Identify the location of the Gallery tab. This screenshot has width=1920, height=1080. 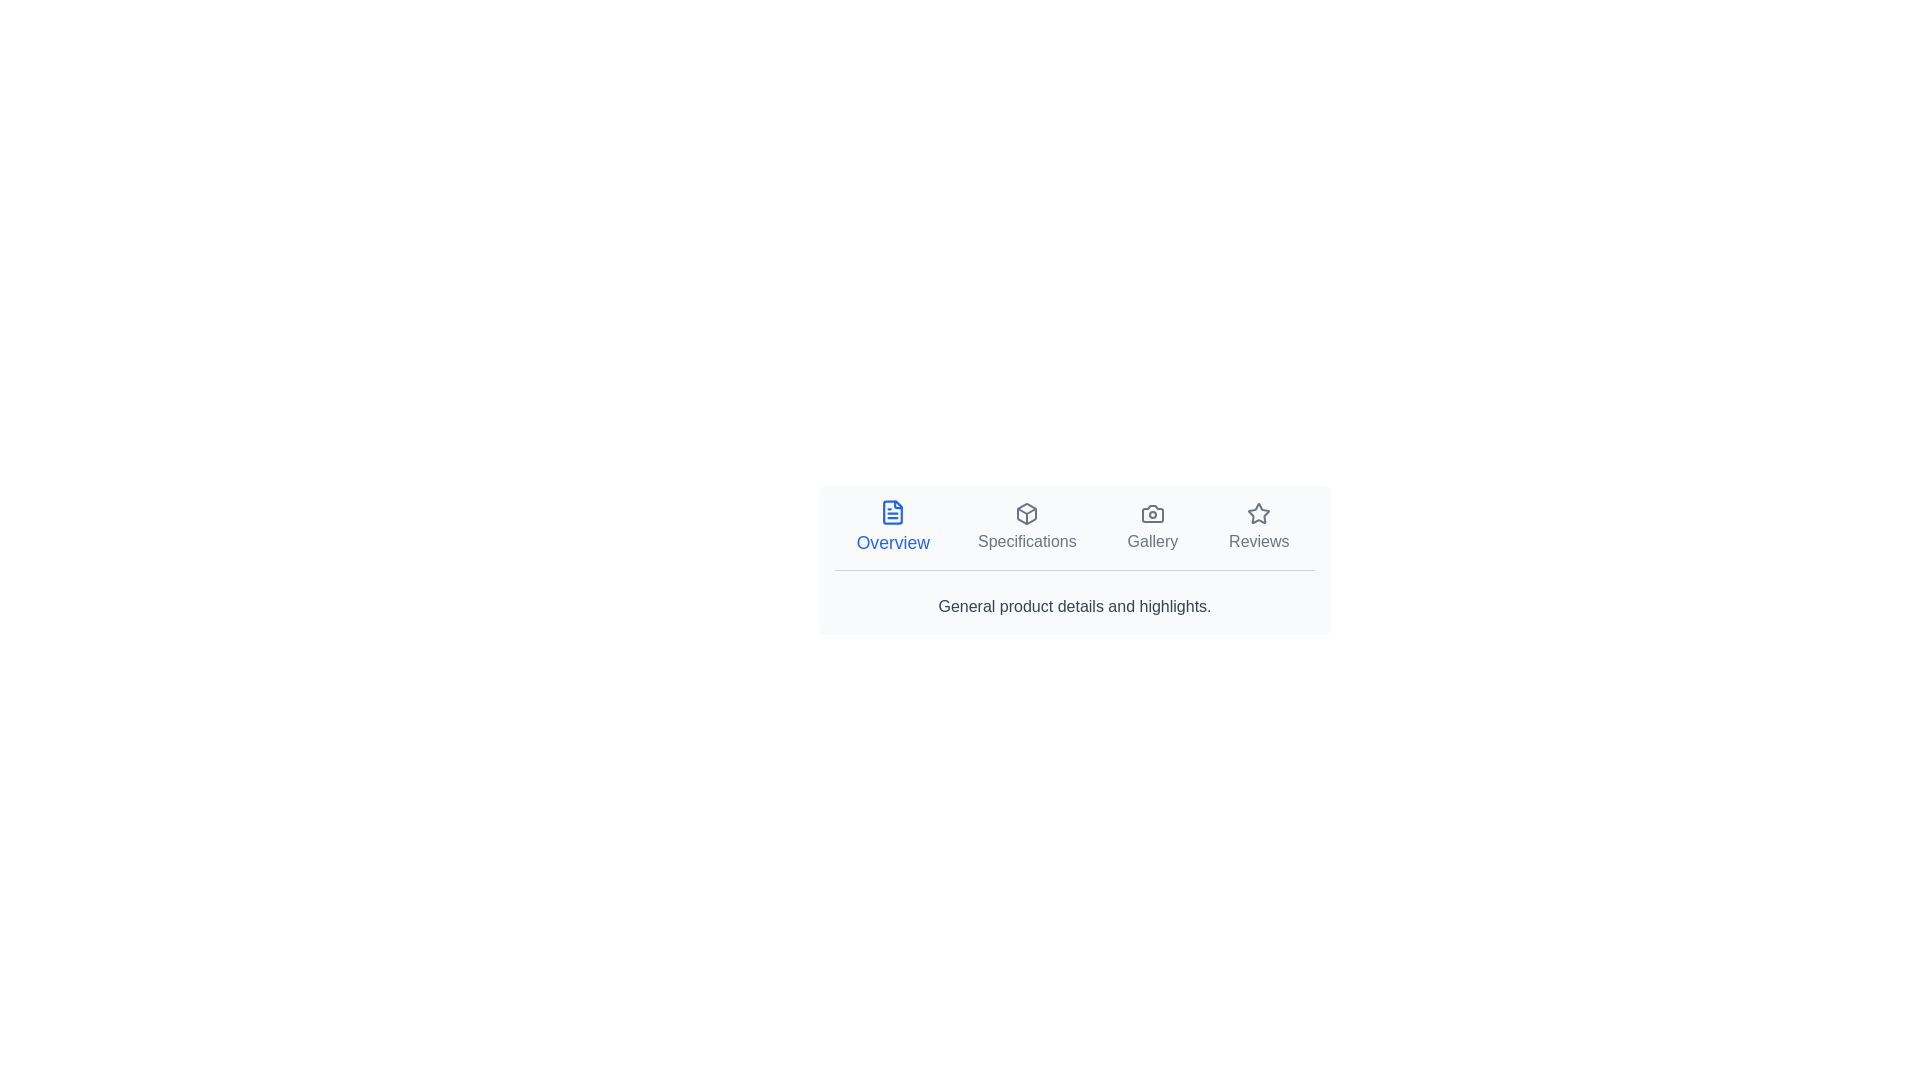
(1152, 527).